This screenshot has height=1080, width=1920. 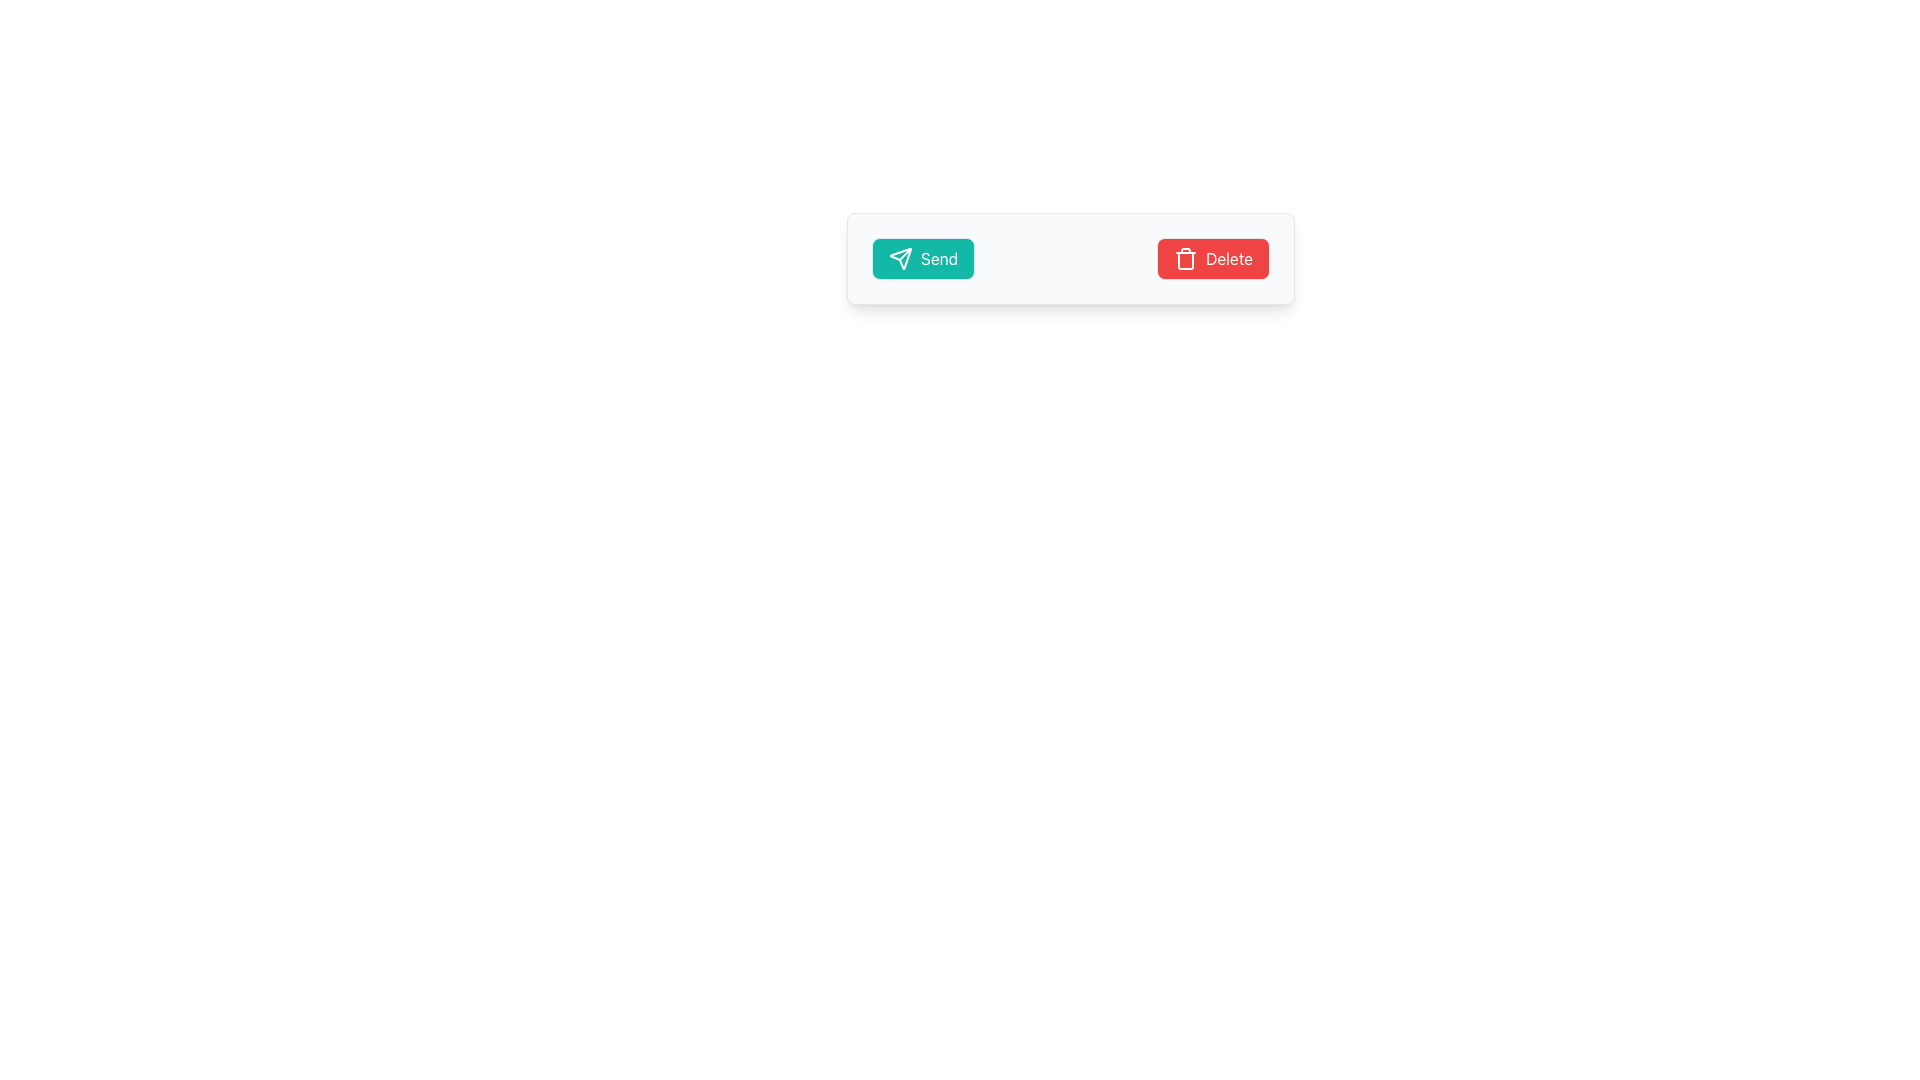 I want to click on the send icon that resembles a paper plane, located within a teal button labeled 'Send', so click(x=900, y=257).